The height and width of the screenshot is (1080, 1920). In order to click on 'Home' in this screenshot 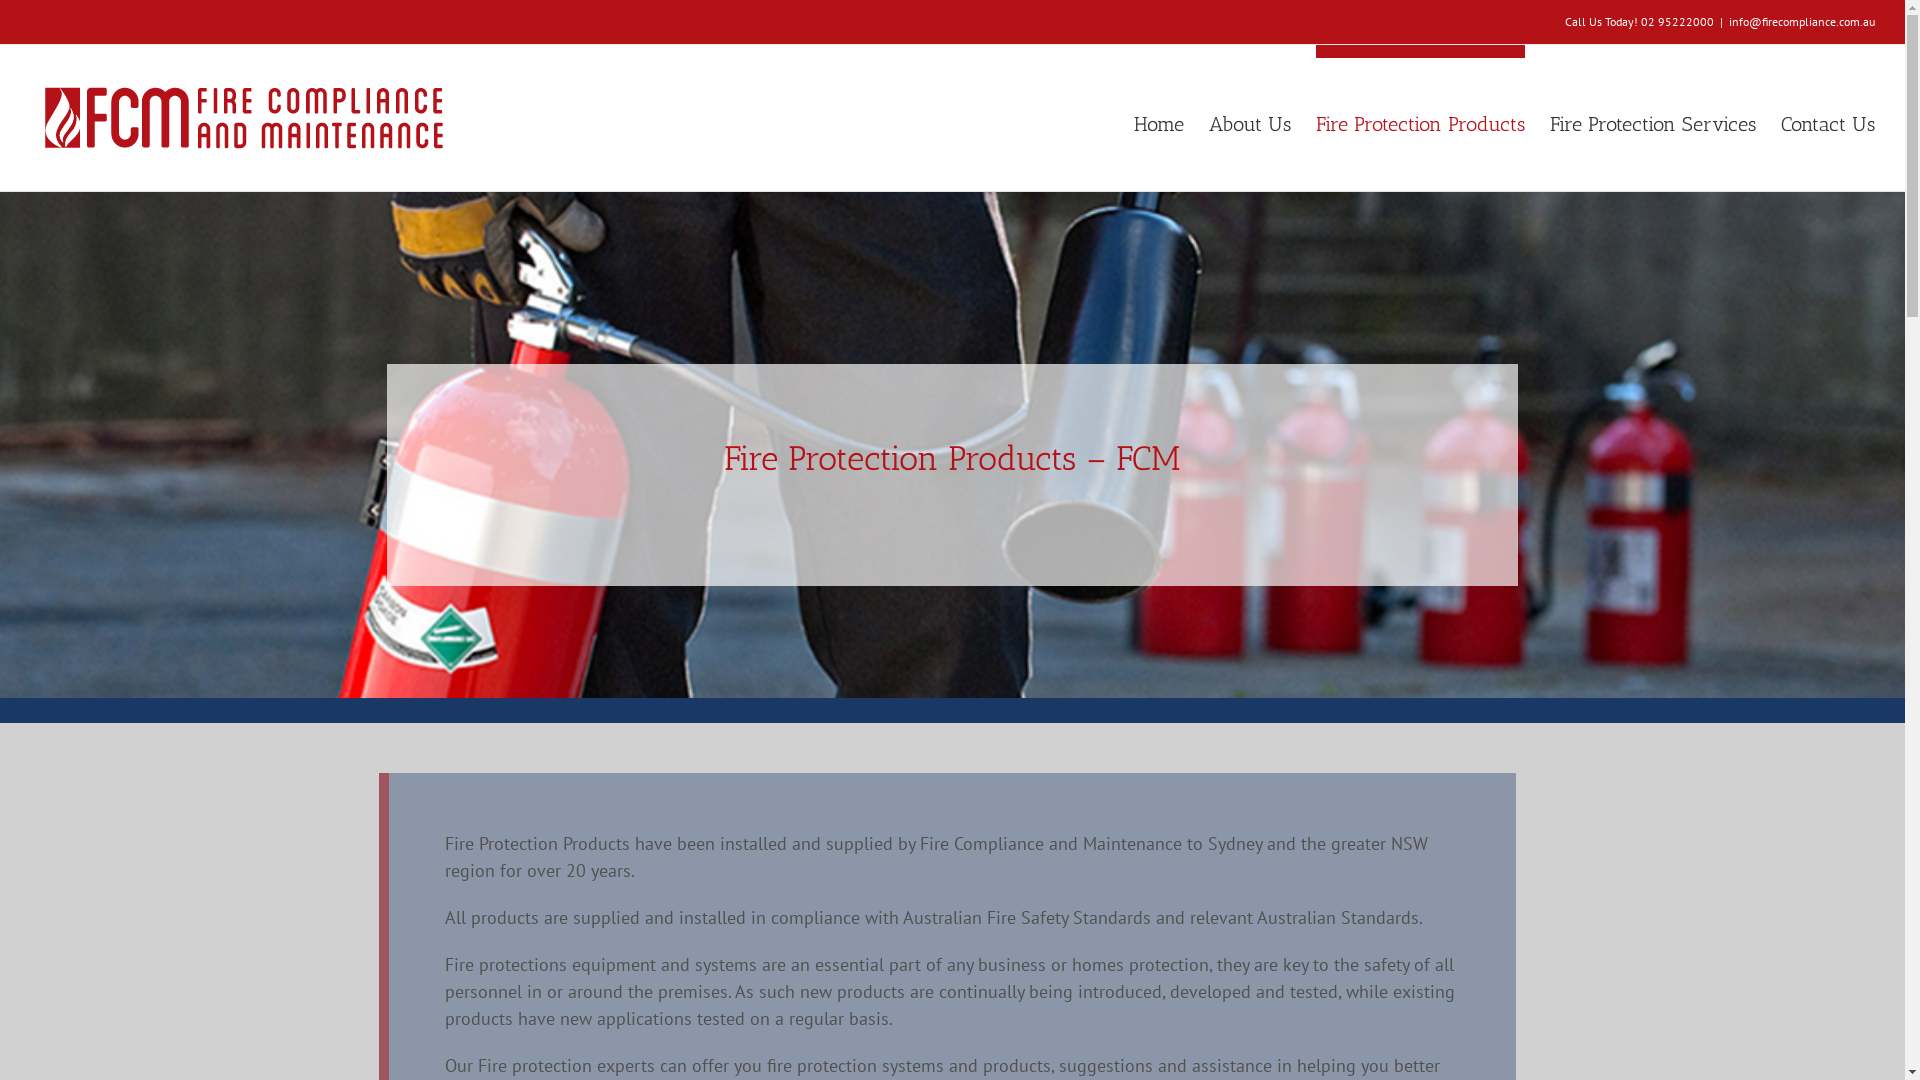, I will do `click(1158, 117)`.